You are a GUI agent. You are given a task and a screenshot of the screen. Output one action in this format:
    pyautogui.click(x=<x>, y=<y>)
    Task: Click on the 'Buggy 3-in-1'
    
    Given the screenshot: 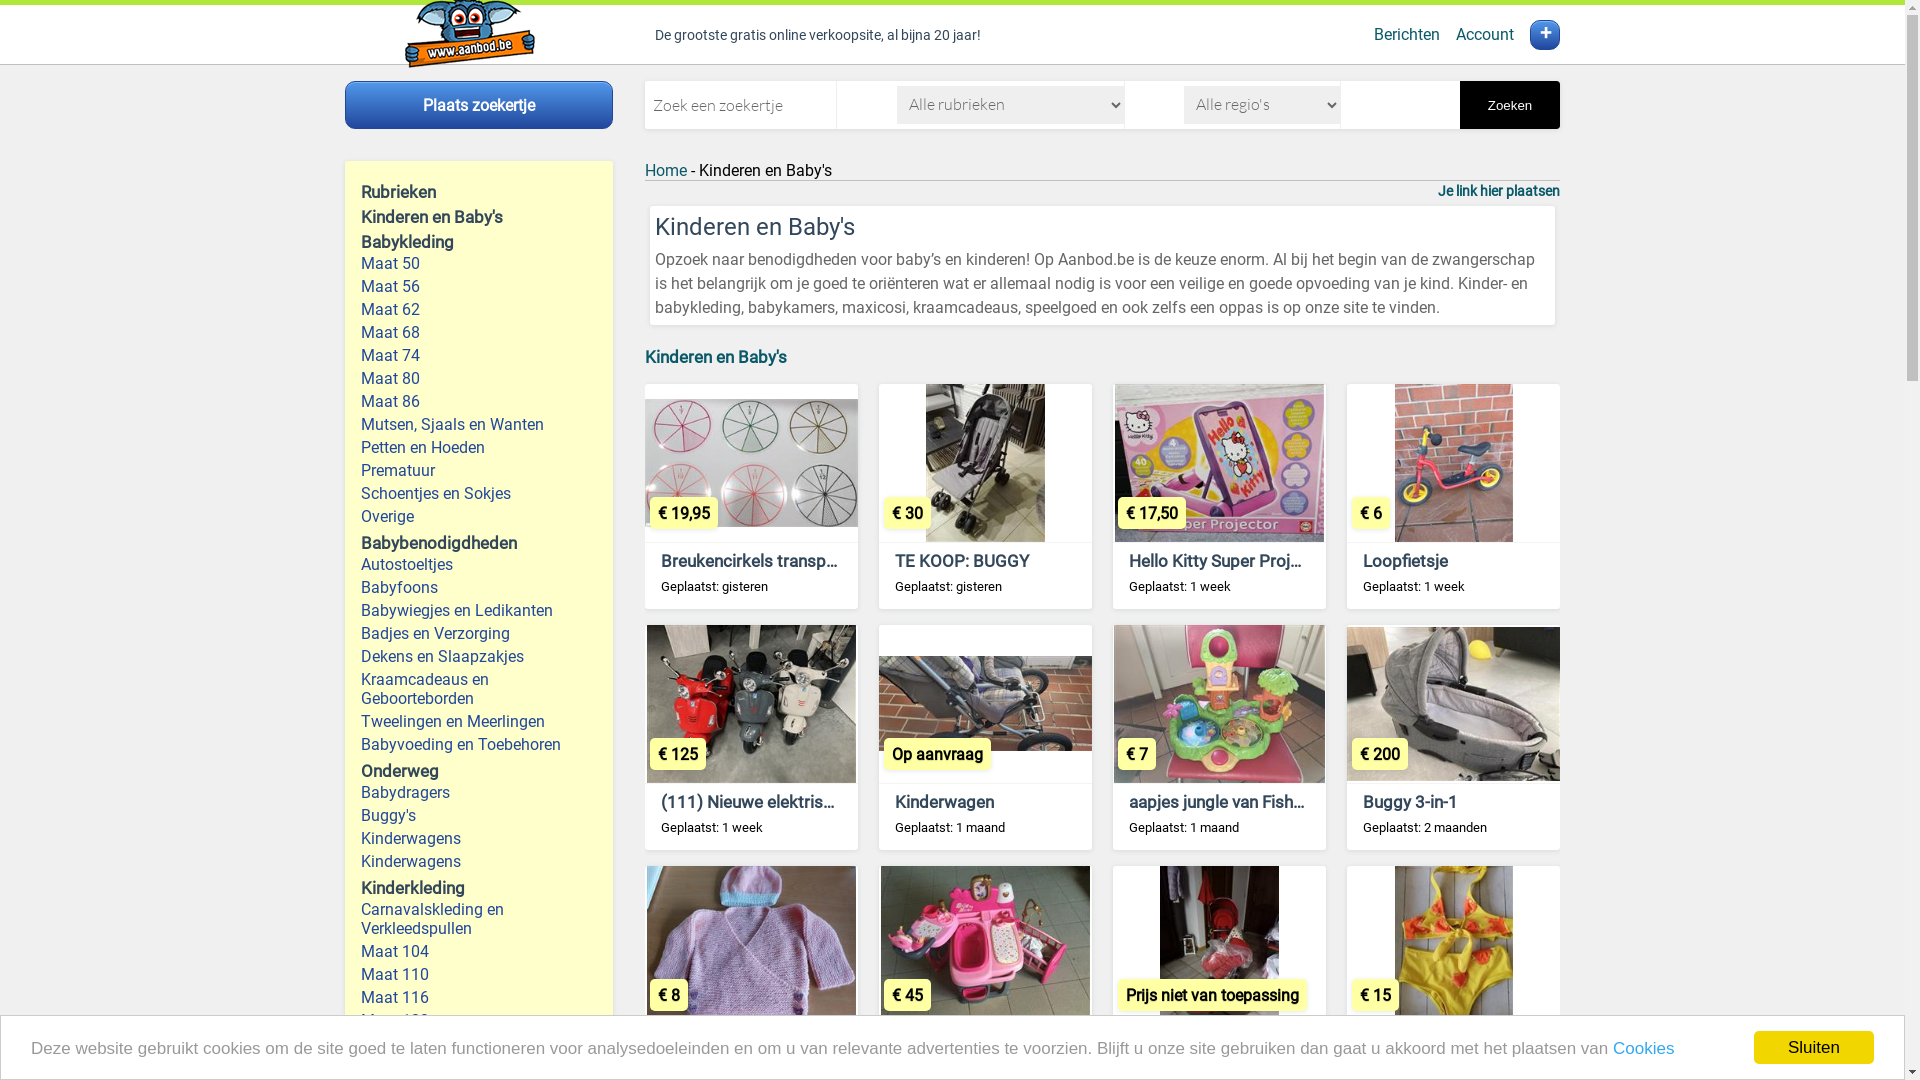 What is the action you would take?
    pyautogui.click(x=1409, y=801)
    